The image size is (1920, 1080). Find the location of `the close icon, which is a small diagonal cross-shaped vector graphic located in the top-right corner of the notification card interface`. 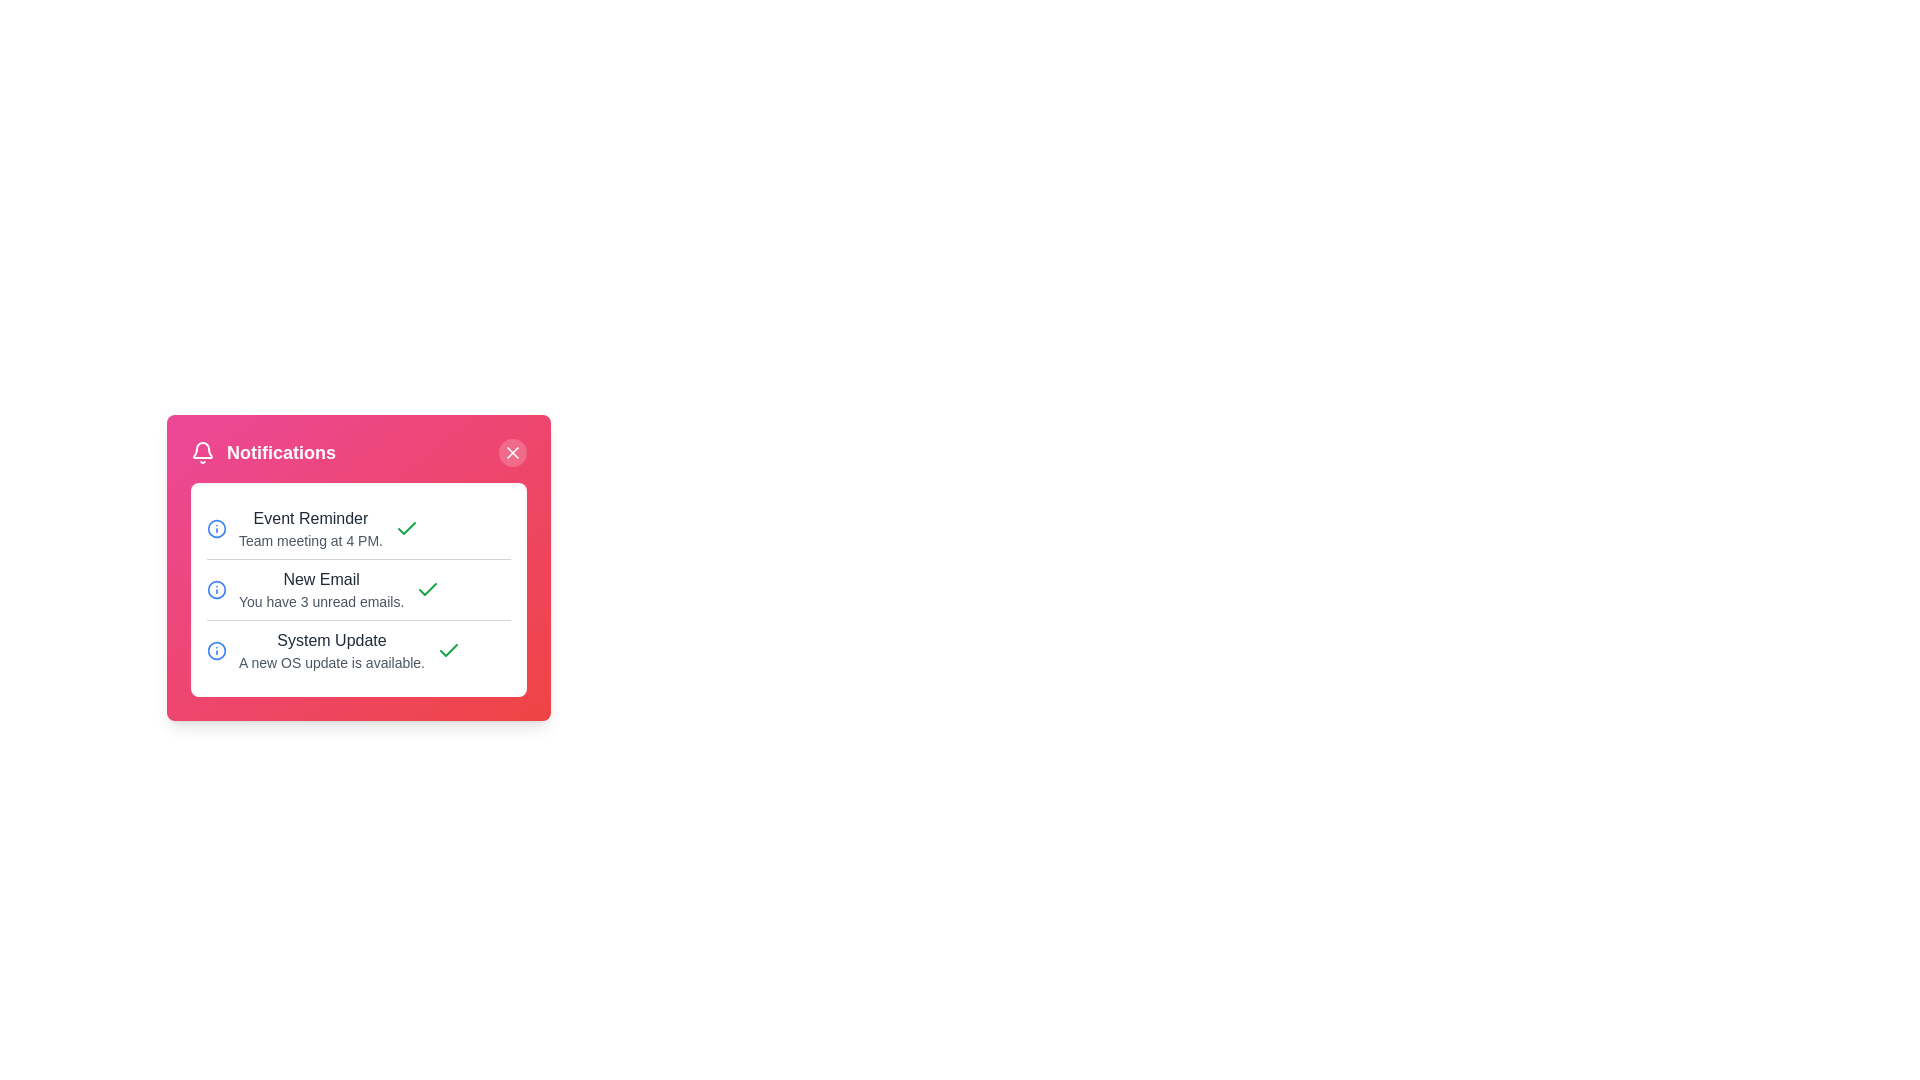

the close icon, which is a small diagonal cross-shaped vector graphic located in the top-right corner of the notification card interface is located at coordinates (513, 452).